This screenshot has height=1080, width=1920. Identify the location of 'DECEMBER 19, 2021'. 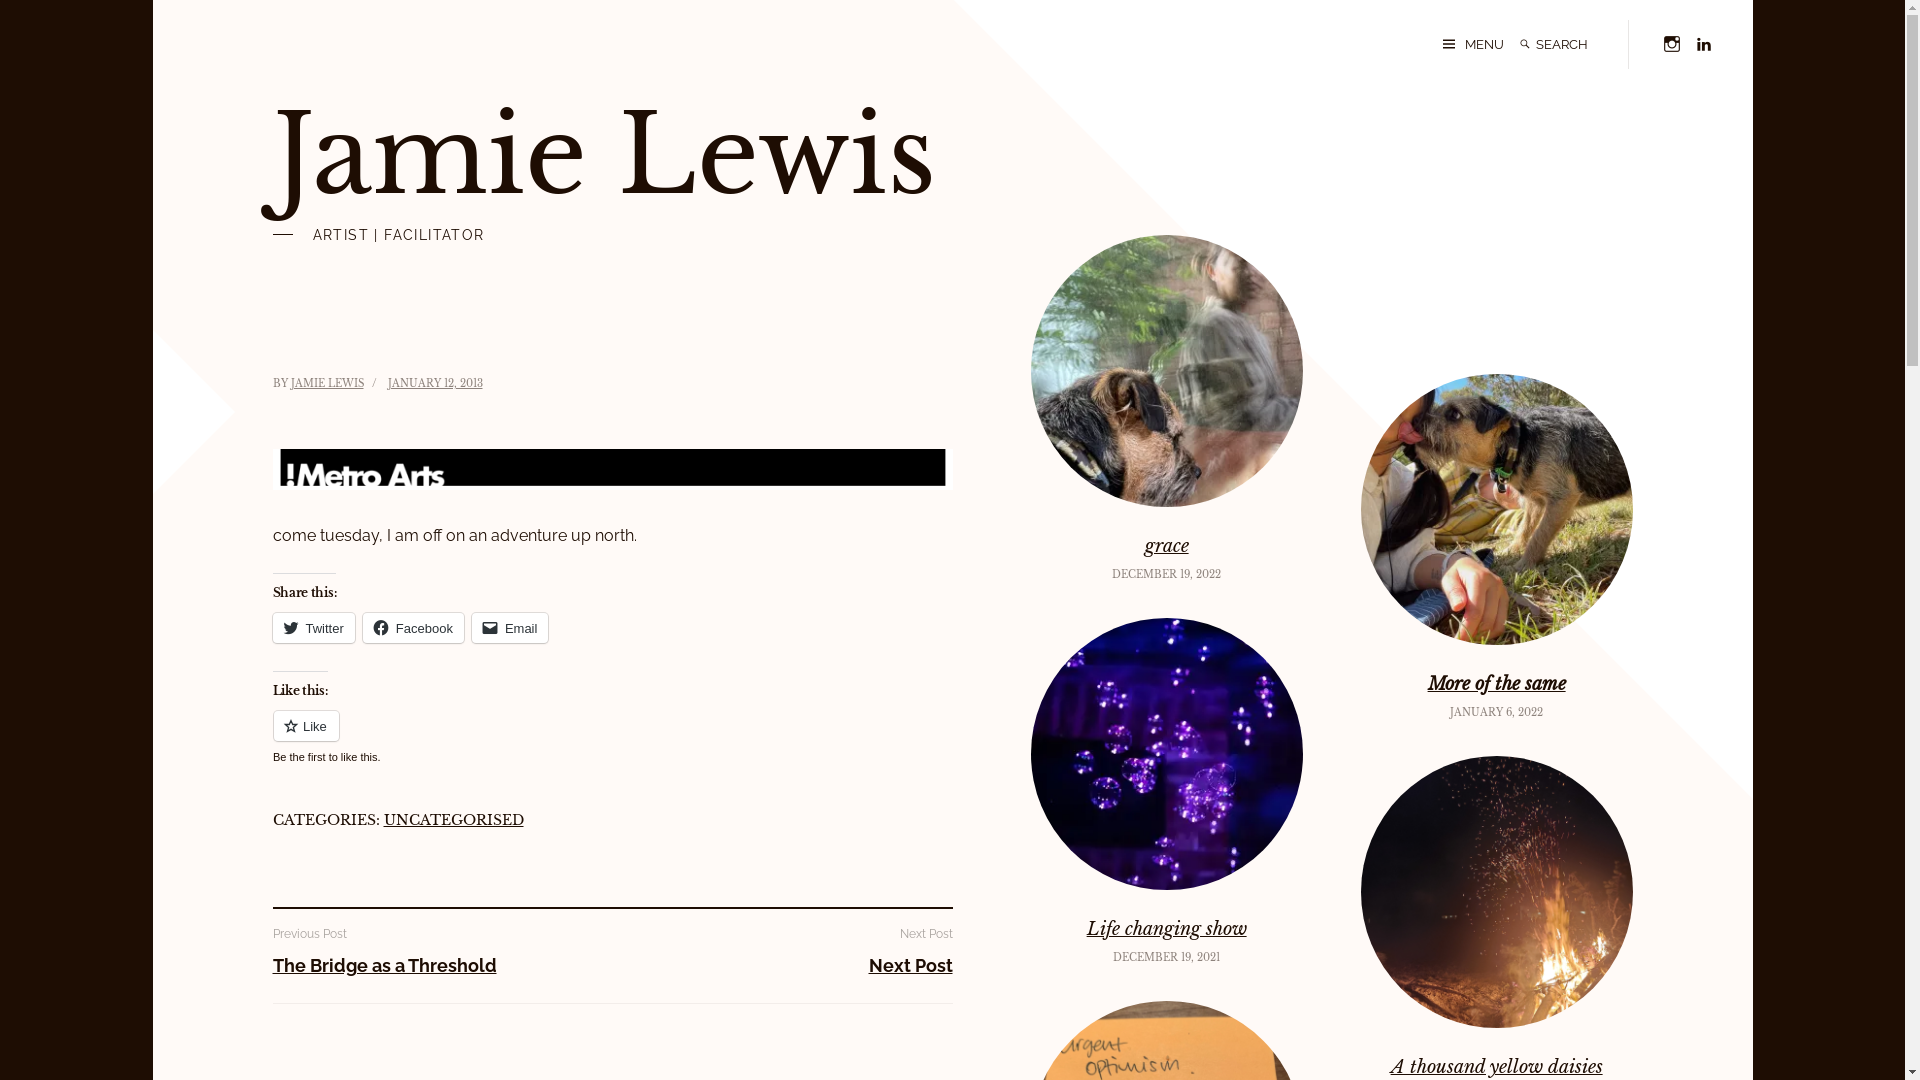
(1166, 956).